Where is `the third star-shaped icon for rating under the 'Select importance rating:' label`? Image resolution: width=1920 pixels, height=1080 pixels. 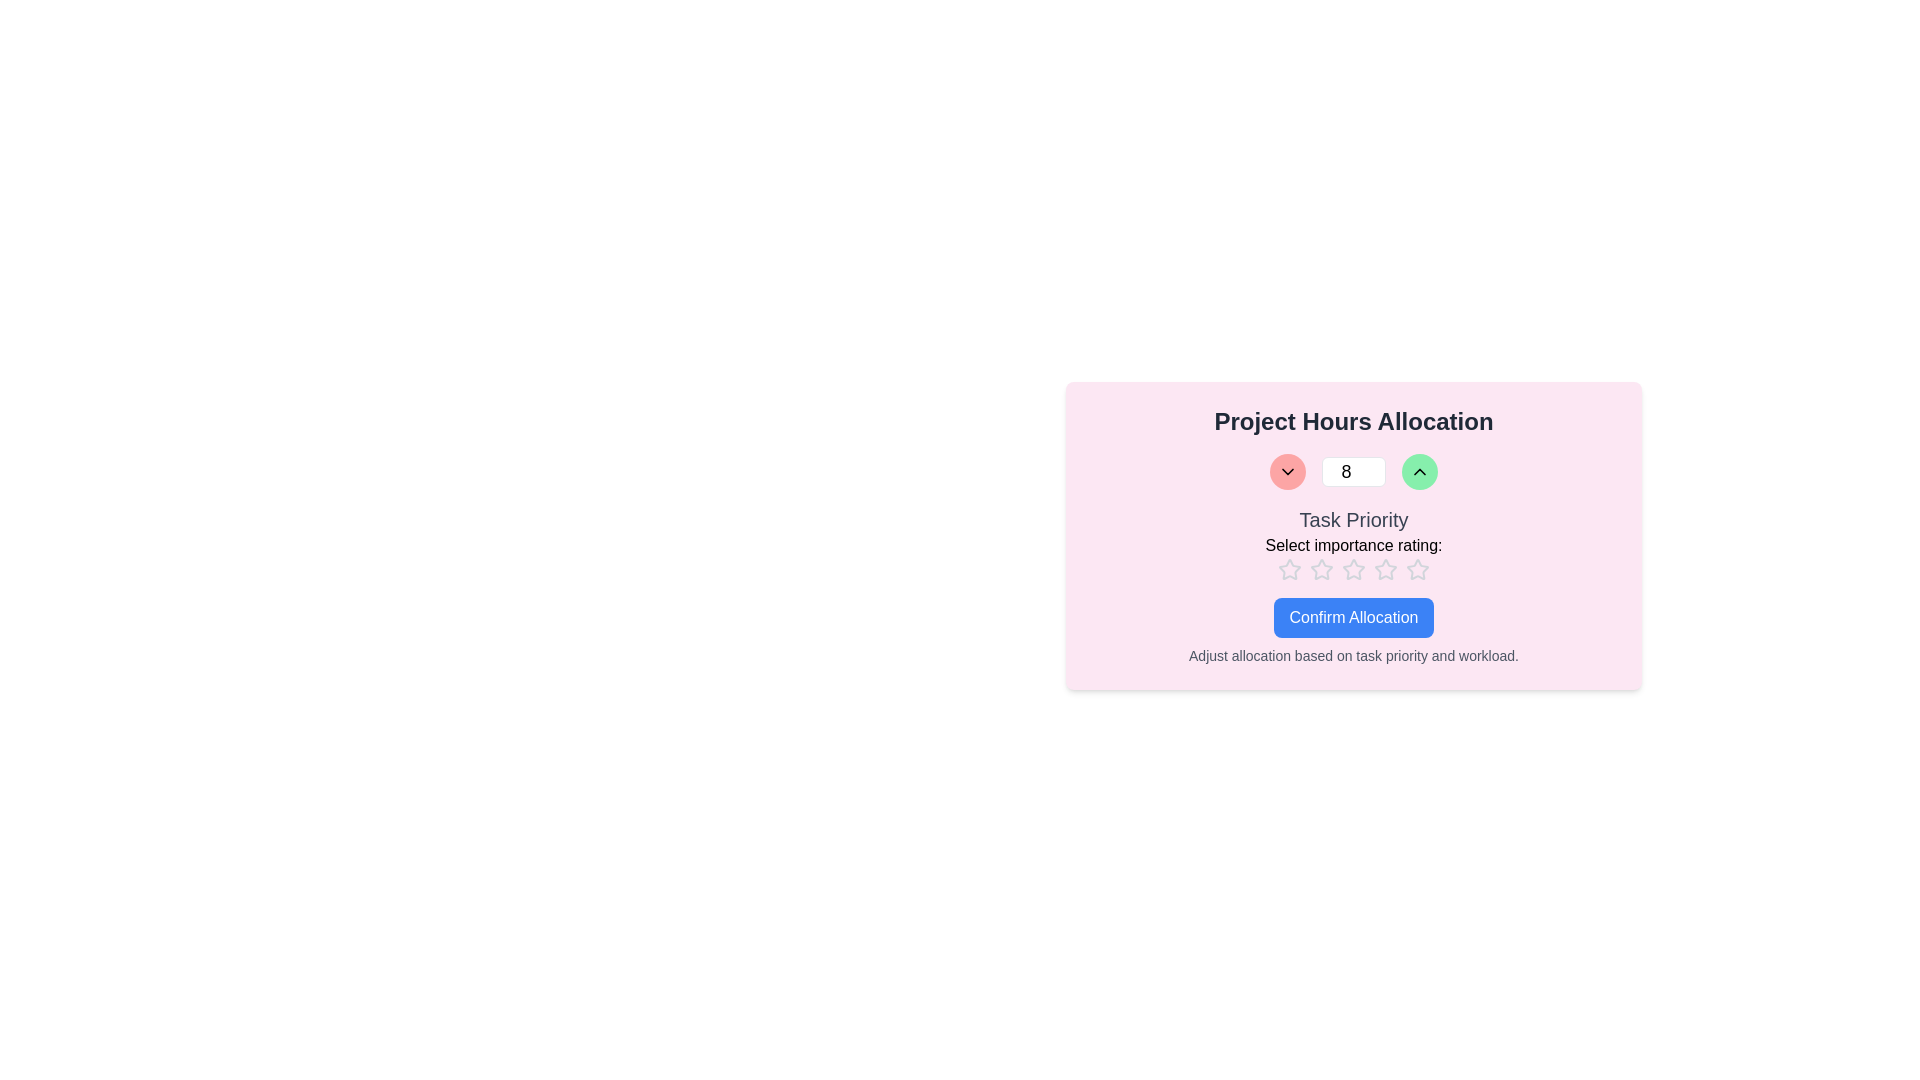 the third star-shaped icon for rating under the 'Select importance rating:' label is located at coordinates (1321, 570).